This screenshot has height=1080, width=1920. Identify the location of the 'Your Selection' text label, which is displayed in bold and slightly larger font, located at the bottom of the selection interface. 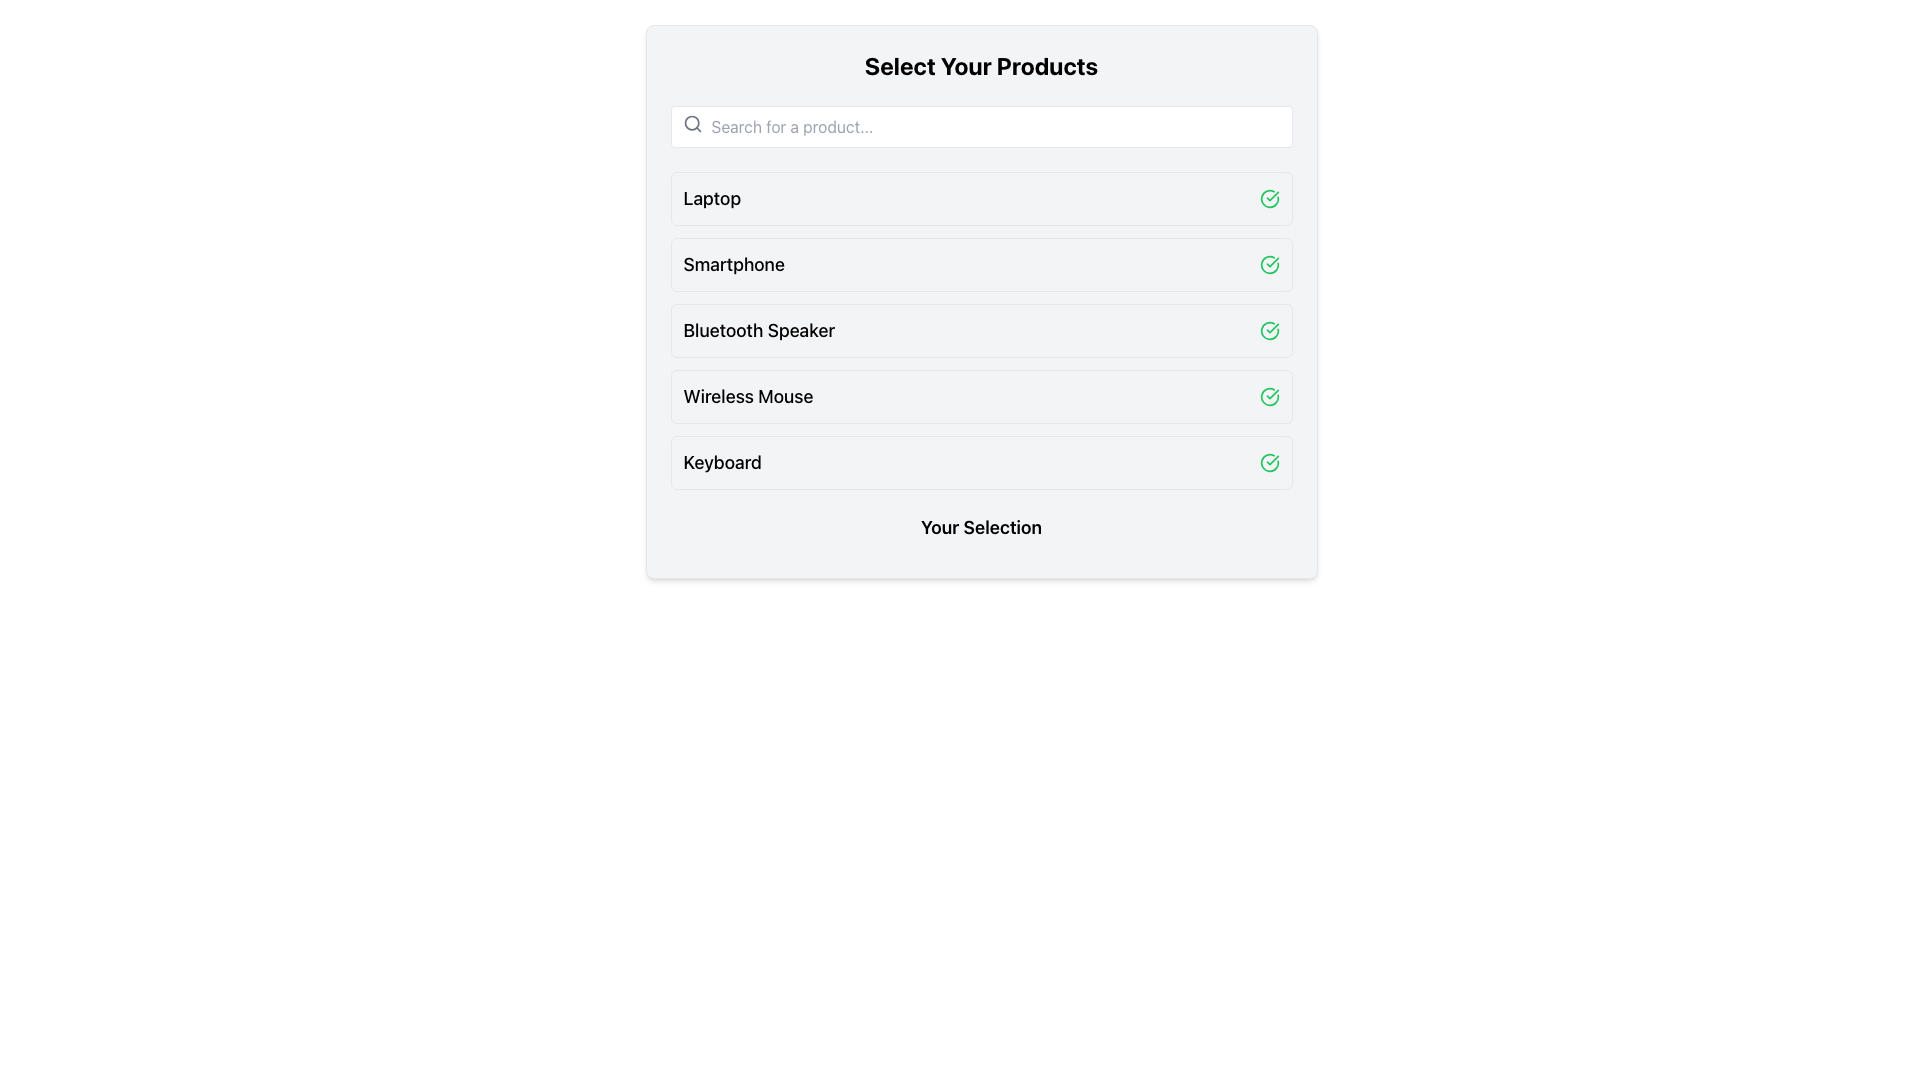
(981, 527).